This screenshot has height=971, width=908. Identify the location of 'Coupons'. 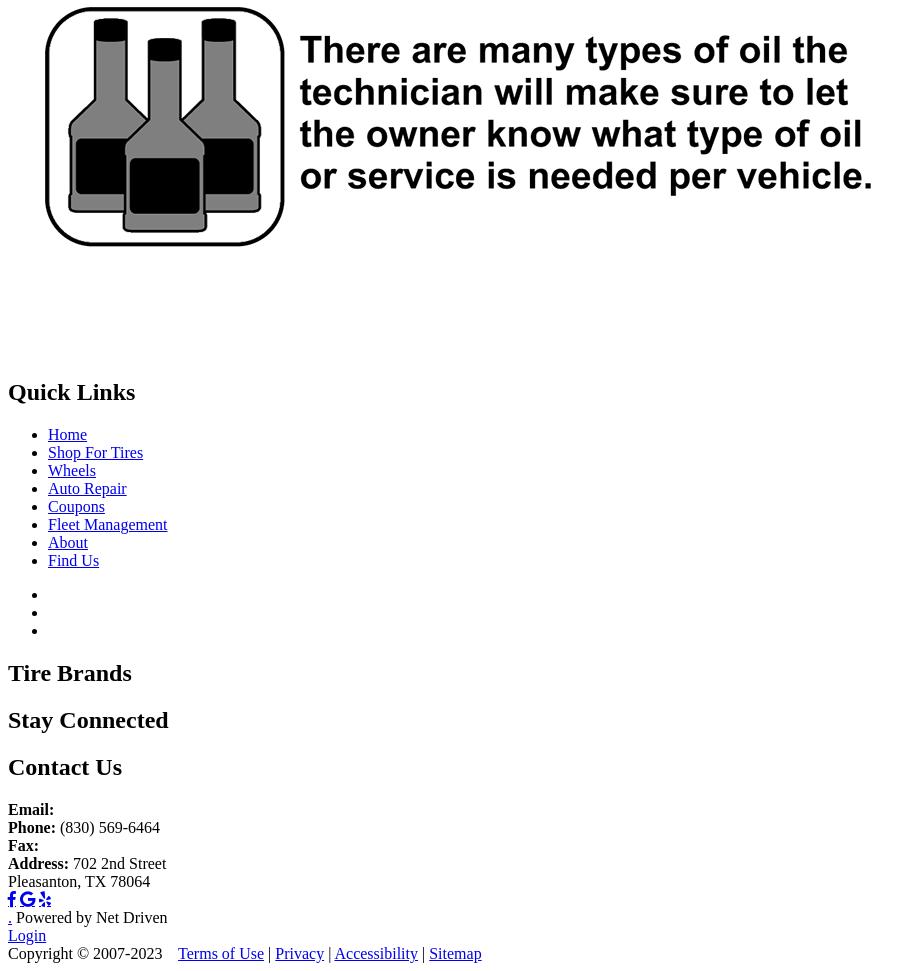
(75, 505).